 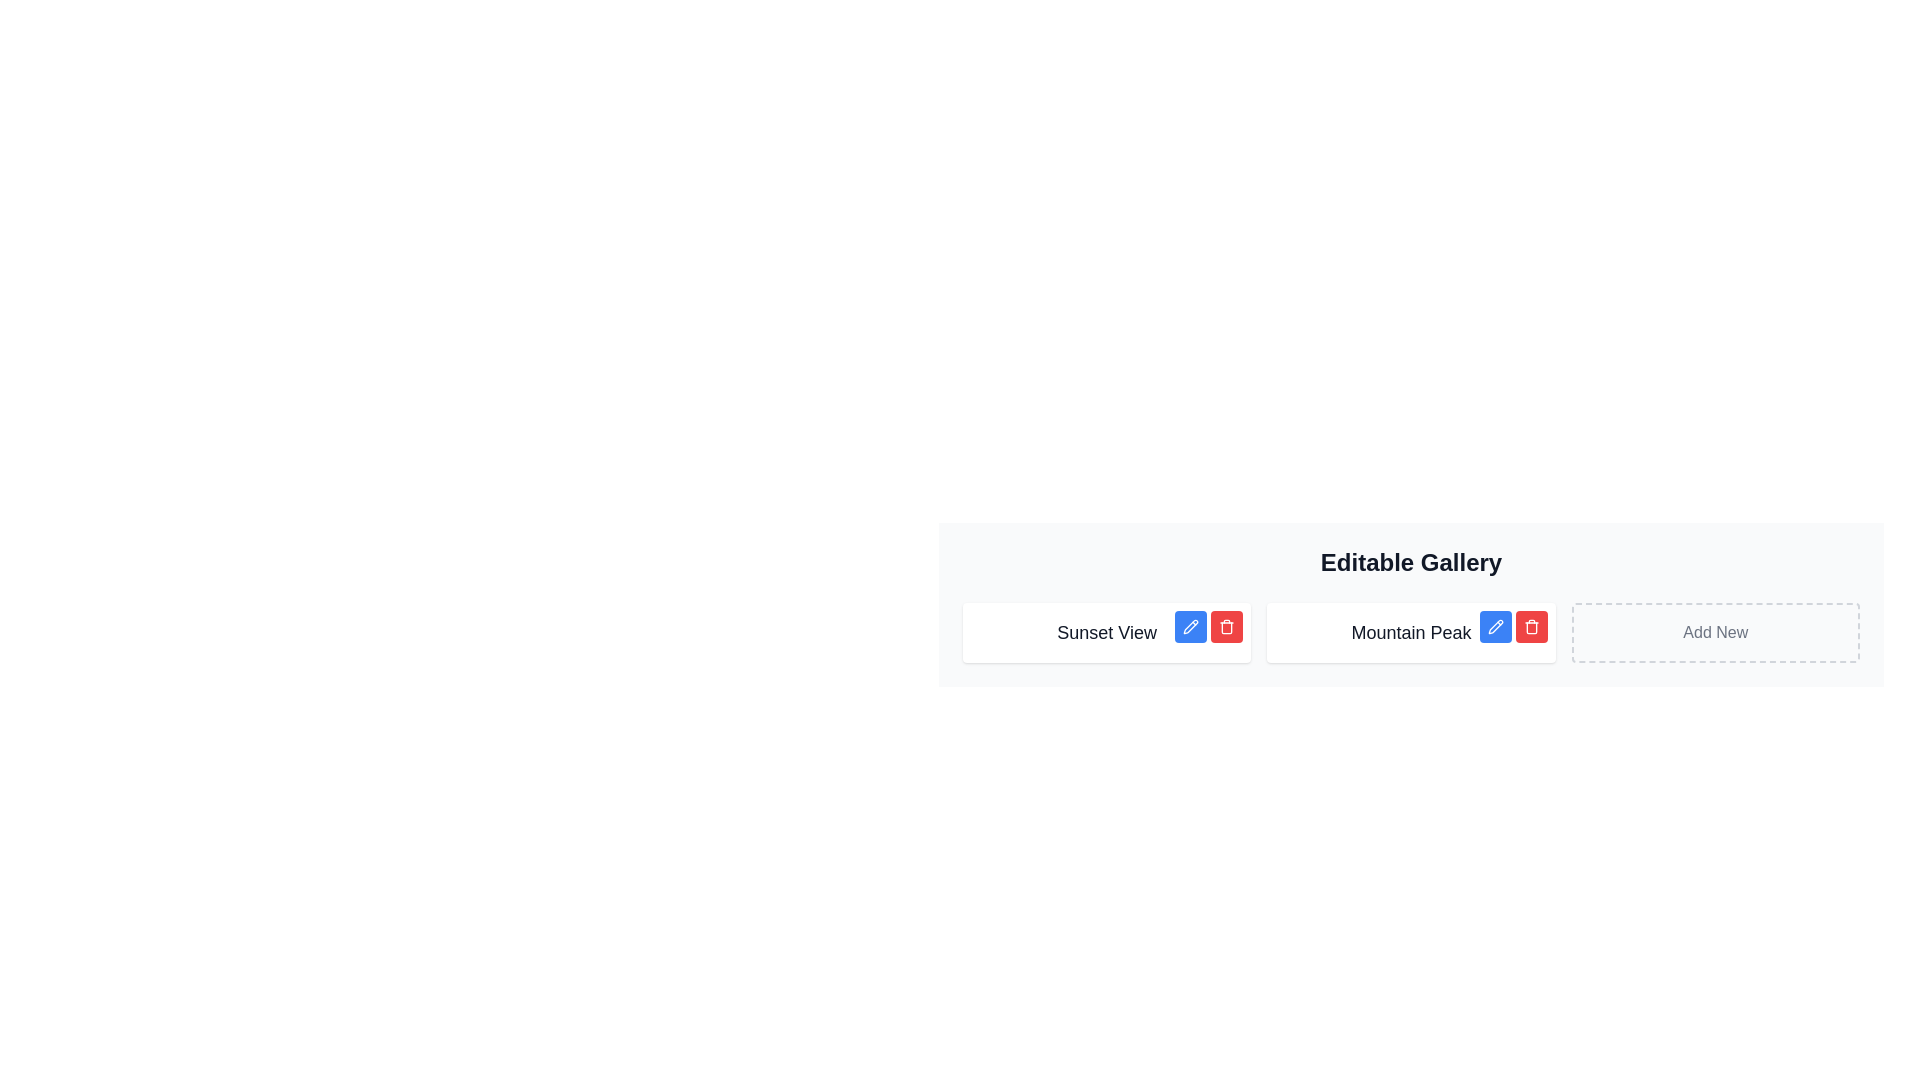 I want to click on the blue button with a pen icon located at the top-right corner of the floating panel, so click(x=1190, y=626).